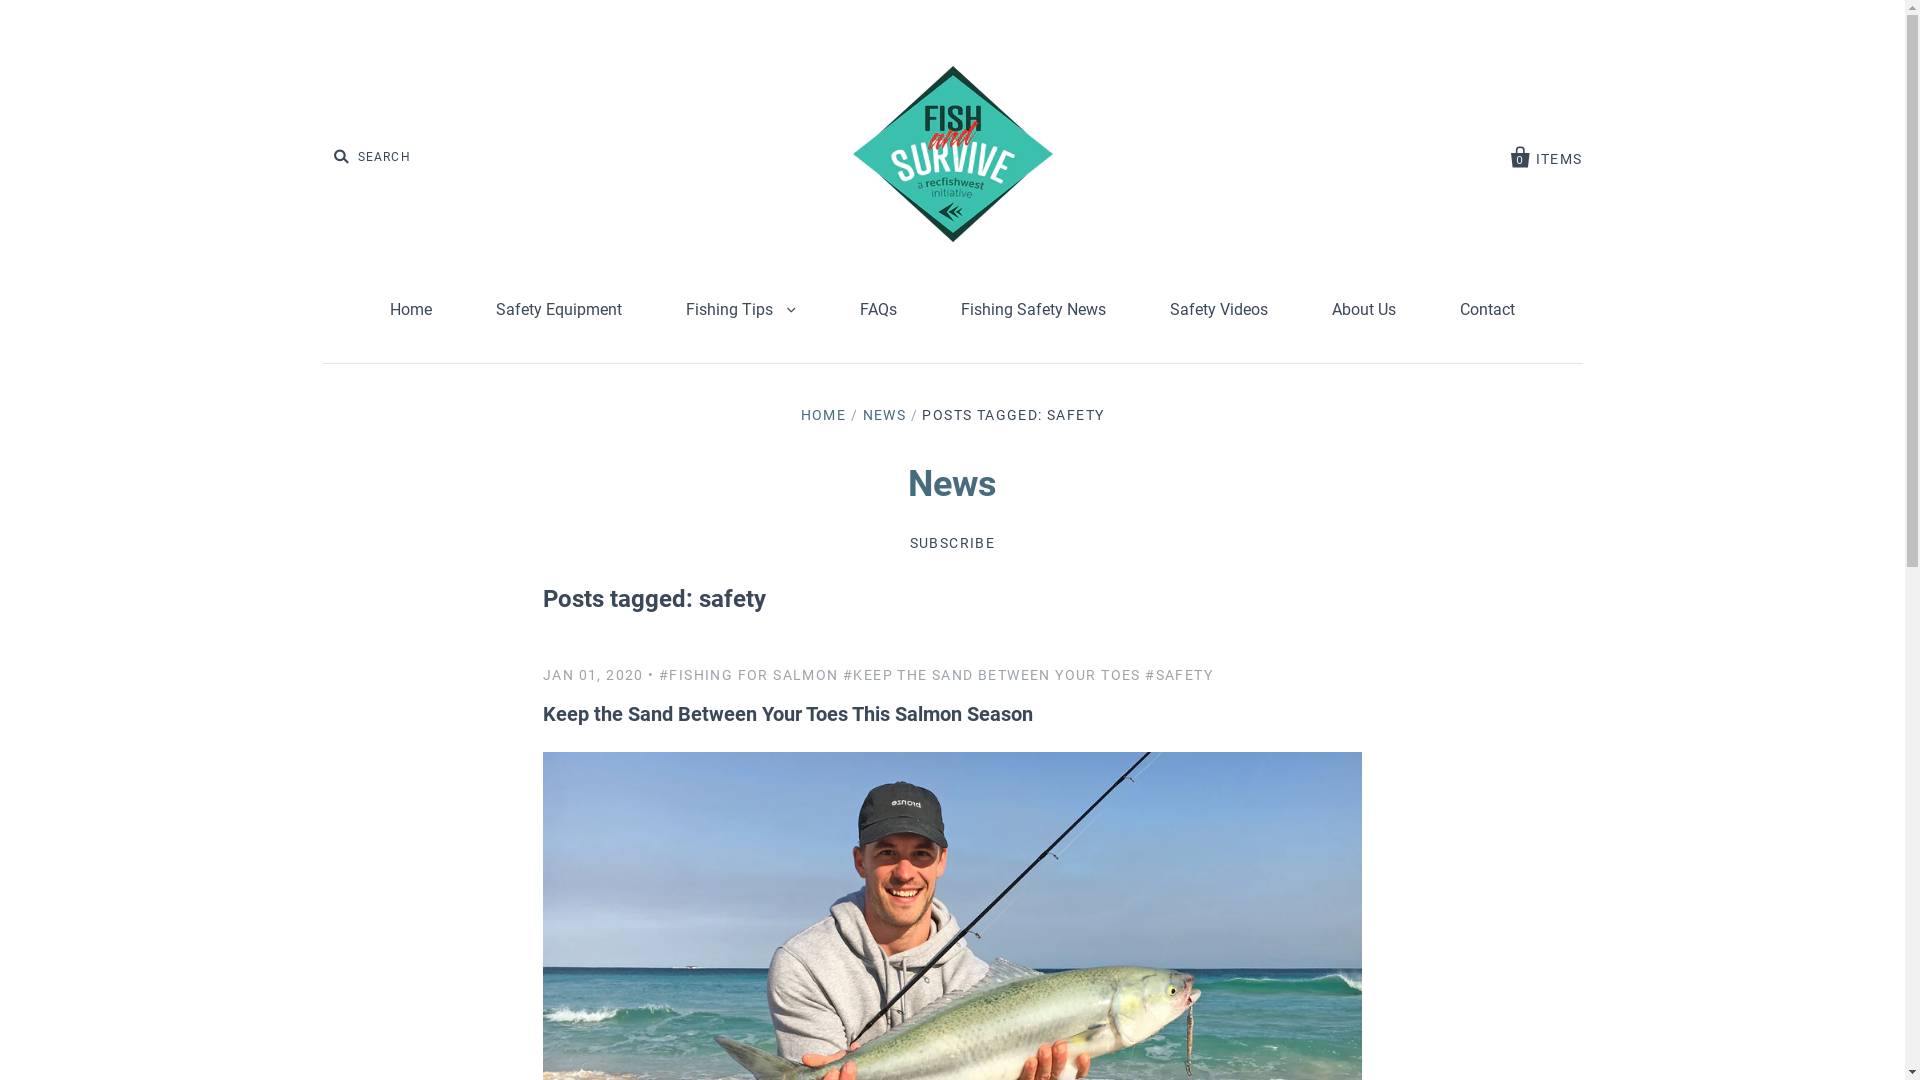 The image size is (1920, 1080). Describe the element at coordinates (658, 675) in the screenshot. I see `'#FISHING FOR SALMON'` at that location.